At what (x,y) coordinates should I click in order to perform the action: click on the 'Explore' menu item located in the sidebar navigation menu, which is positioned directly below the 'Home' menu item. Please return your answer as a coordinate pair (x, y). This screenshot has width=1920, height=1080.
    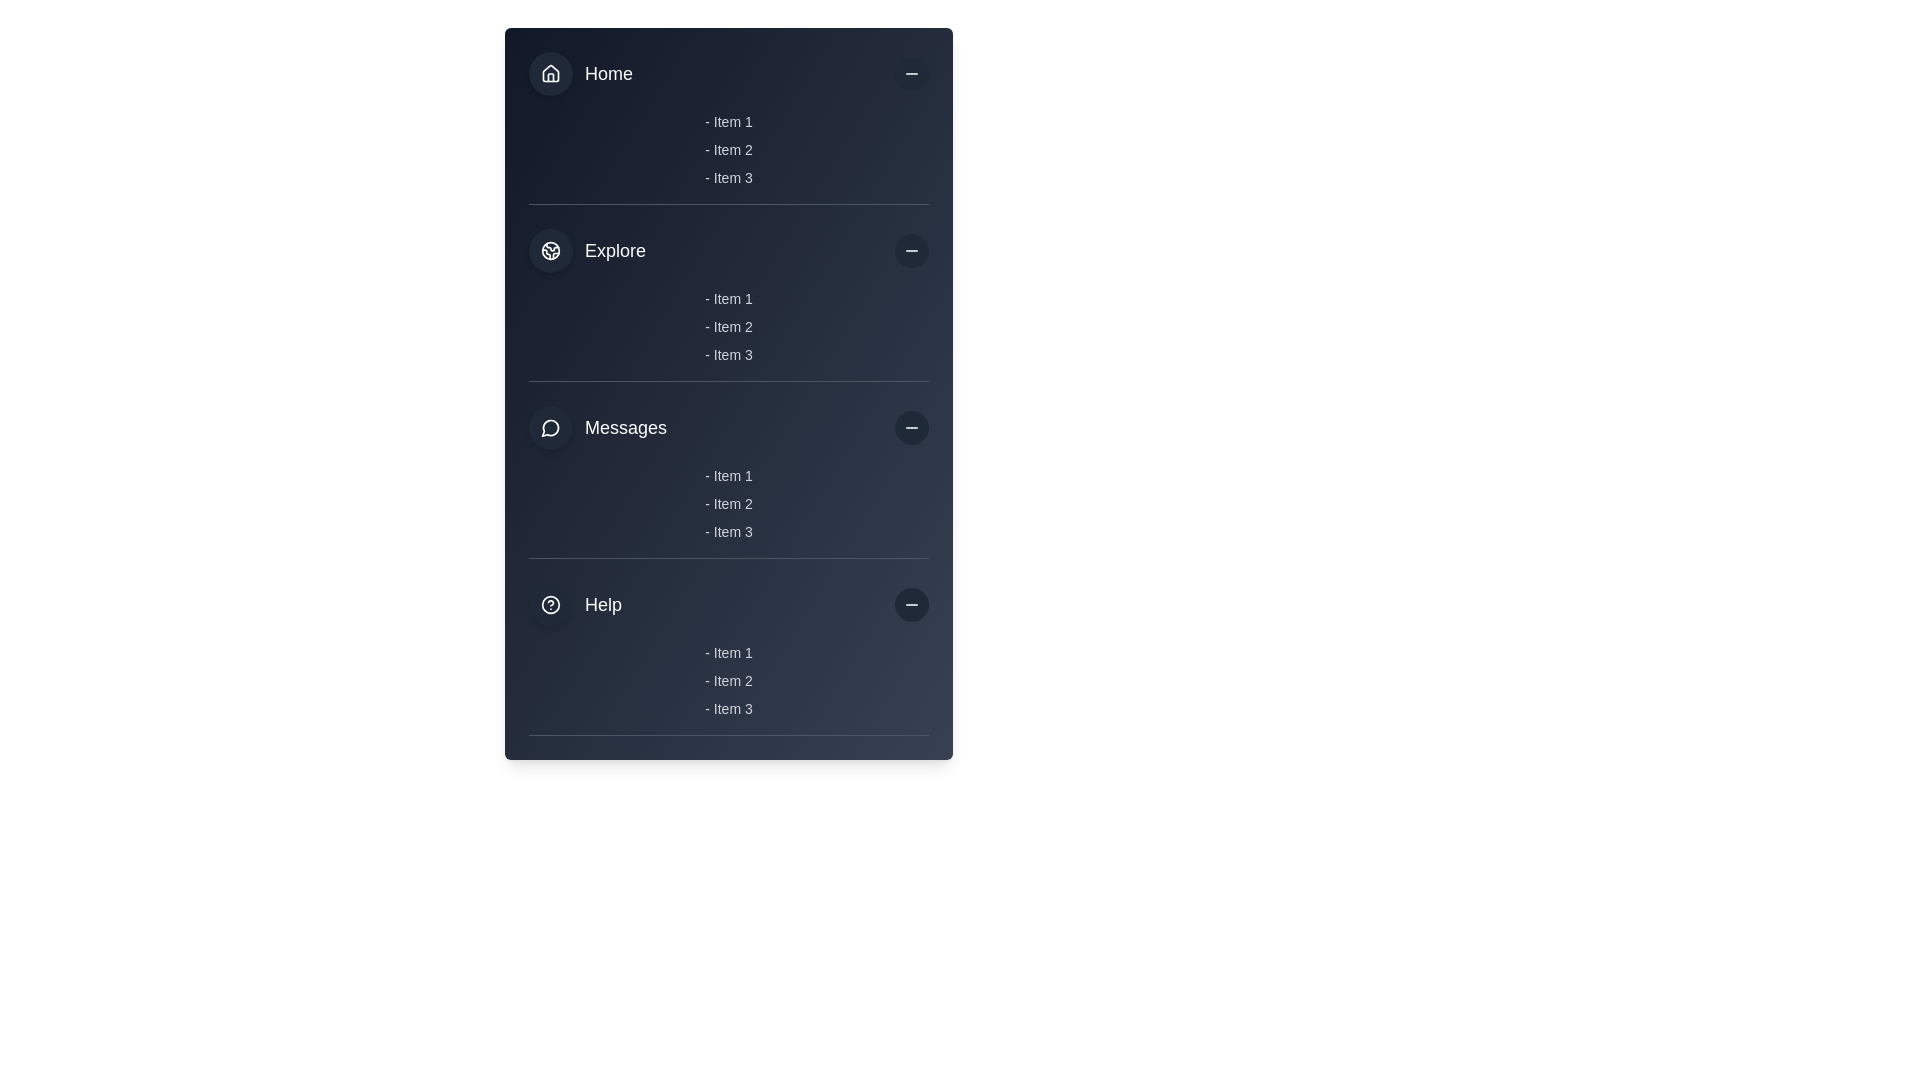
    Looking at the image, I should click on (586, 249).